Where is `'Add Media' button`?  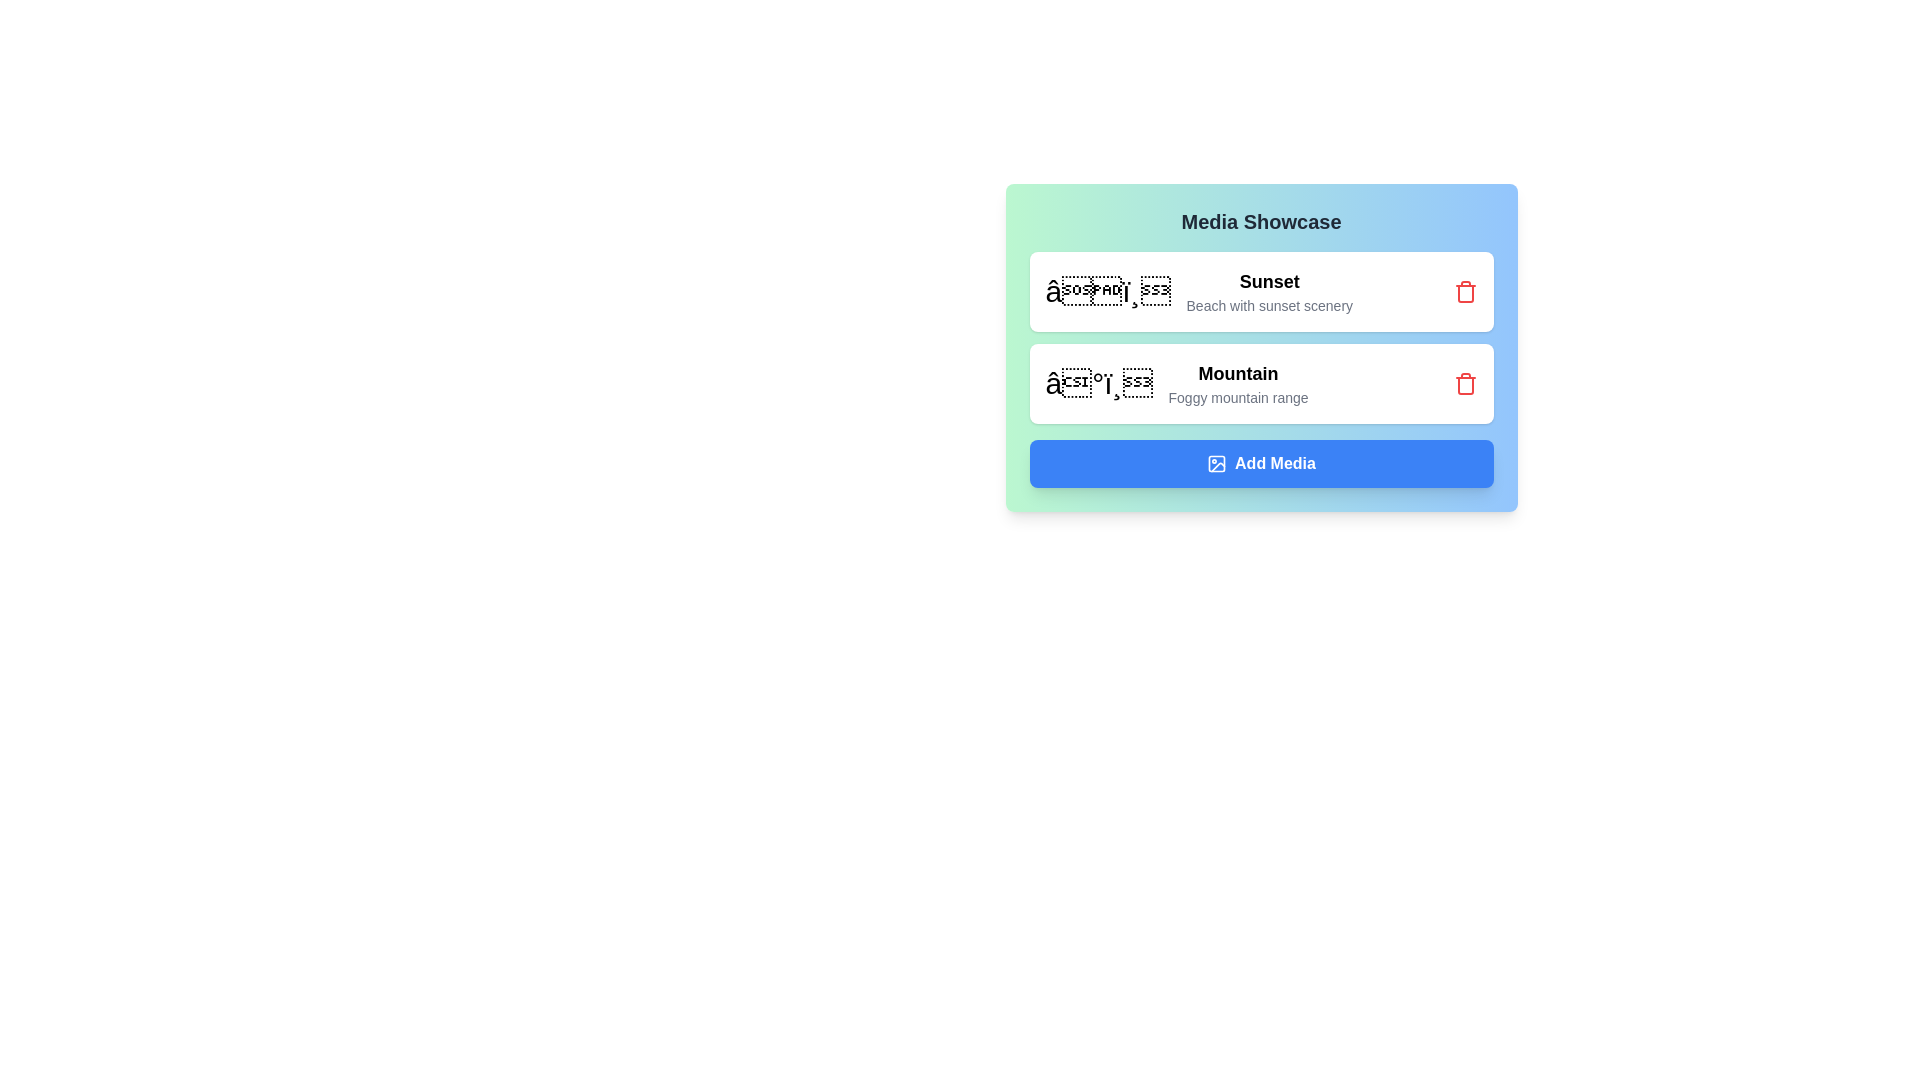 'Add Media' button is located at coordinates (1260, 463).